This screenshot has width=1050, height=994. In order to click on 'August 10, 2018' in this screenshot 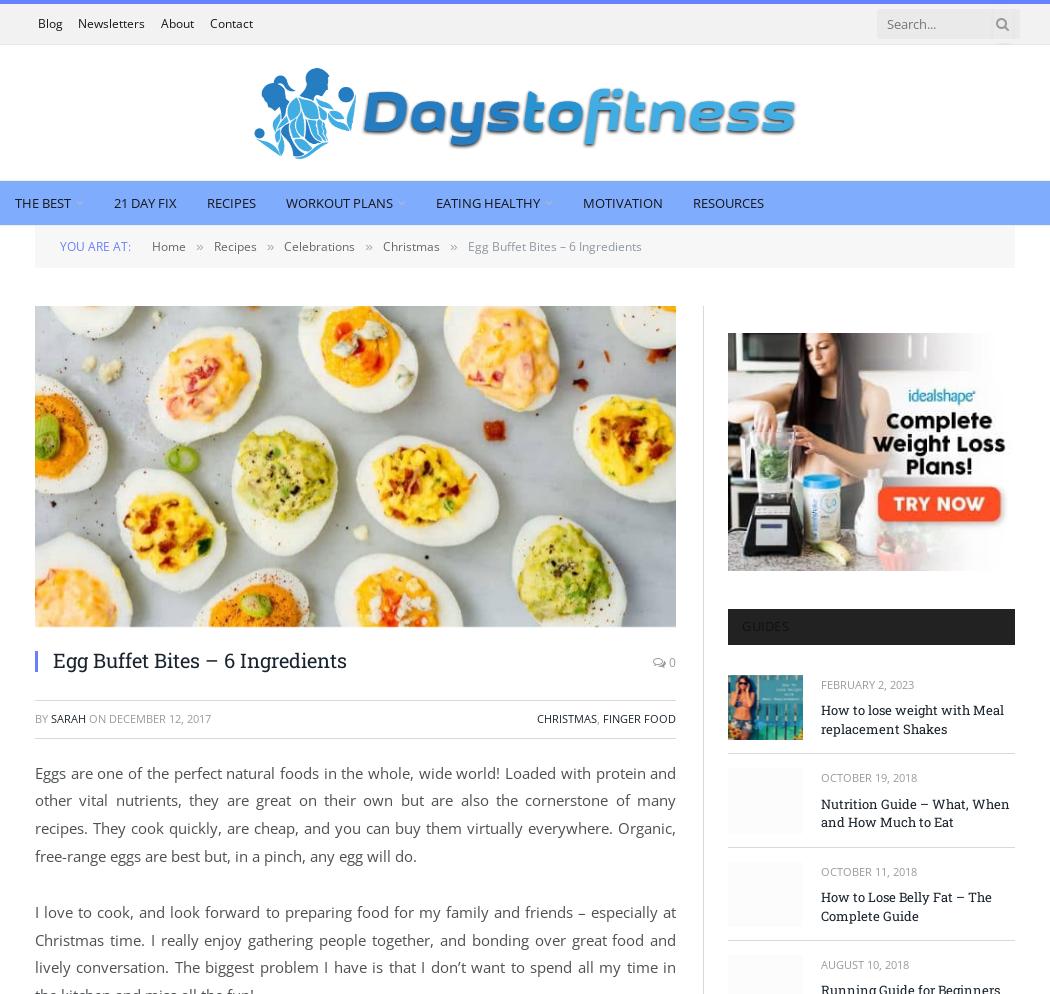, I will do `click(863, 962)`.